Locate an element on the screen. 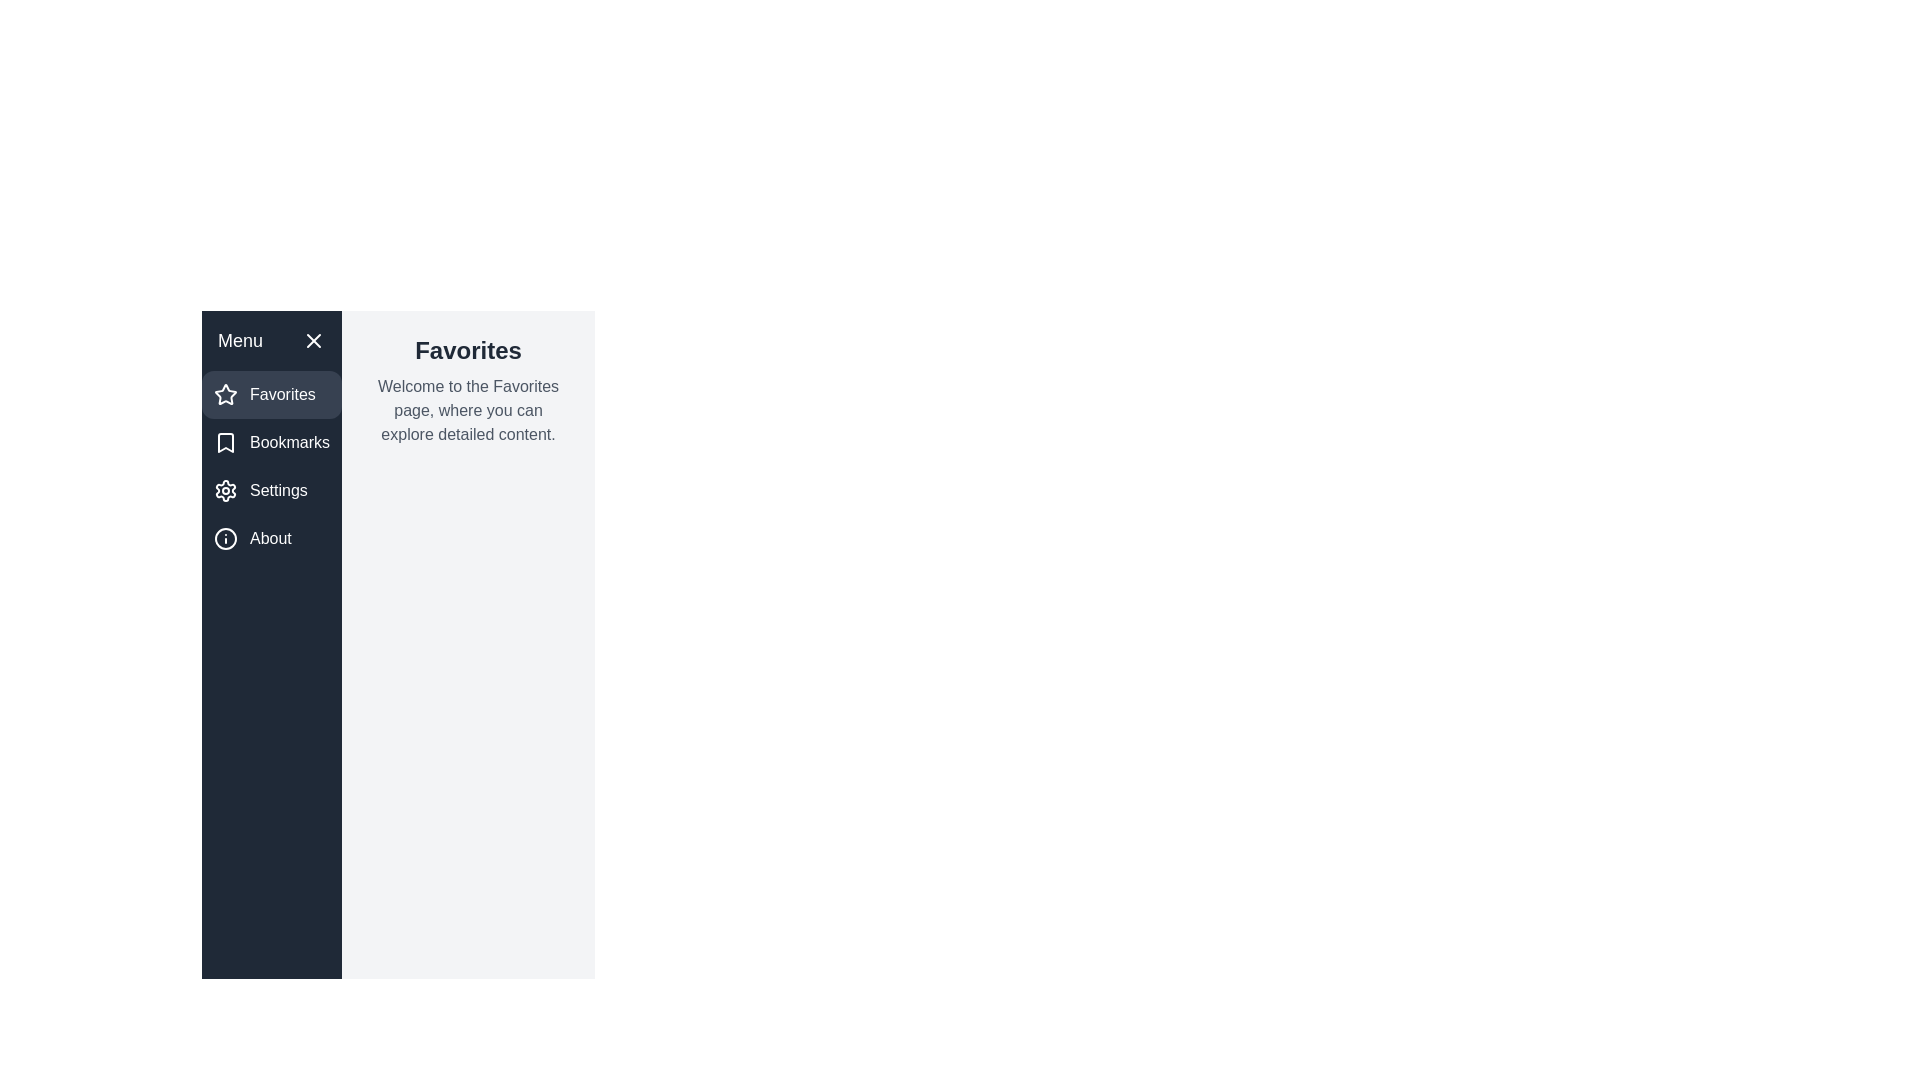 The width and height of the screenshot is (1920, 1080). the 'Favorites' text label in the left vertical navigation bar, which is styled with a light text color and is the first label after the star icon is located at coordinates (281, 394).